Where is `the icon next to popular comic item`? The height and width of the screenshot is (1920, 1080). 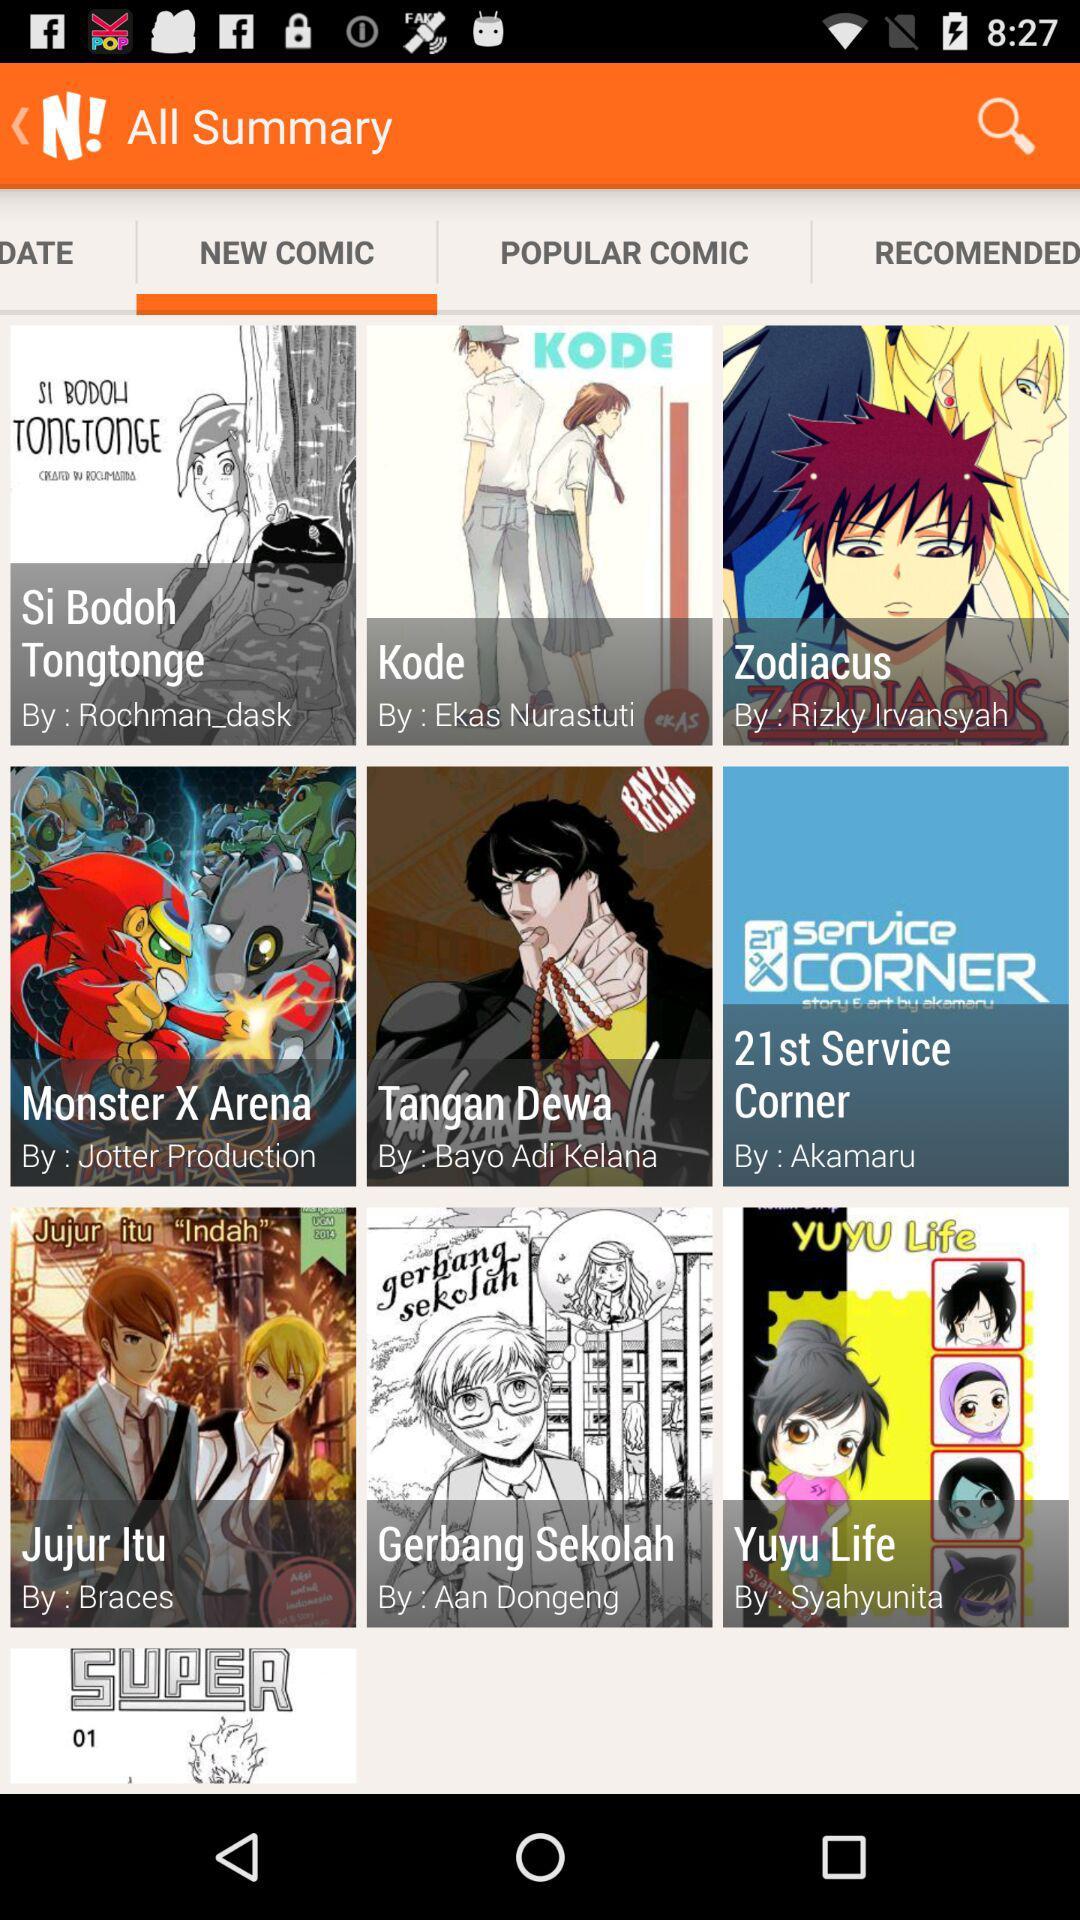 the icon next to popular comic item is located at coordinates (945, 251).